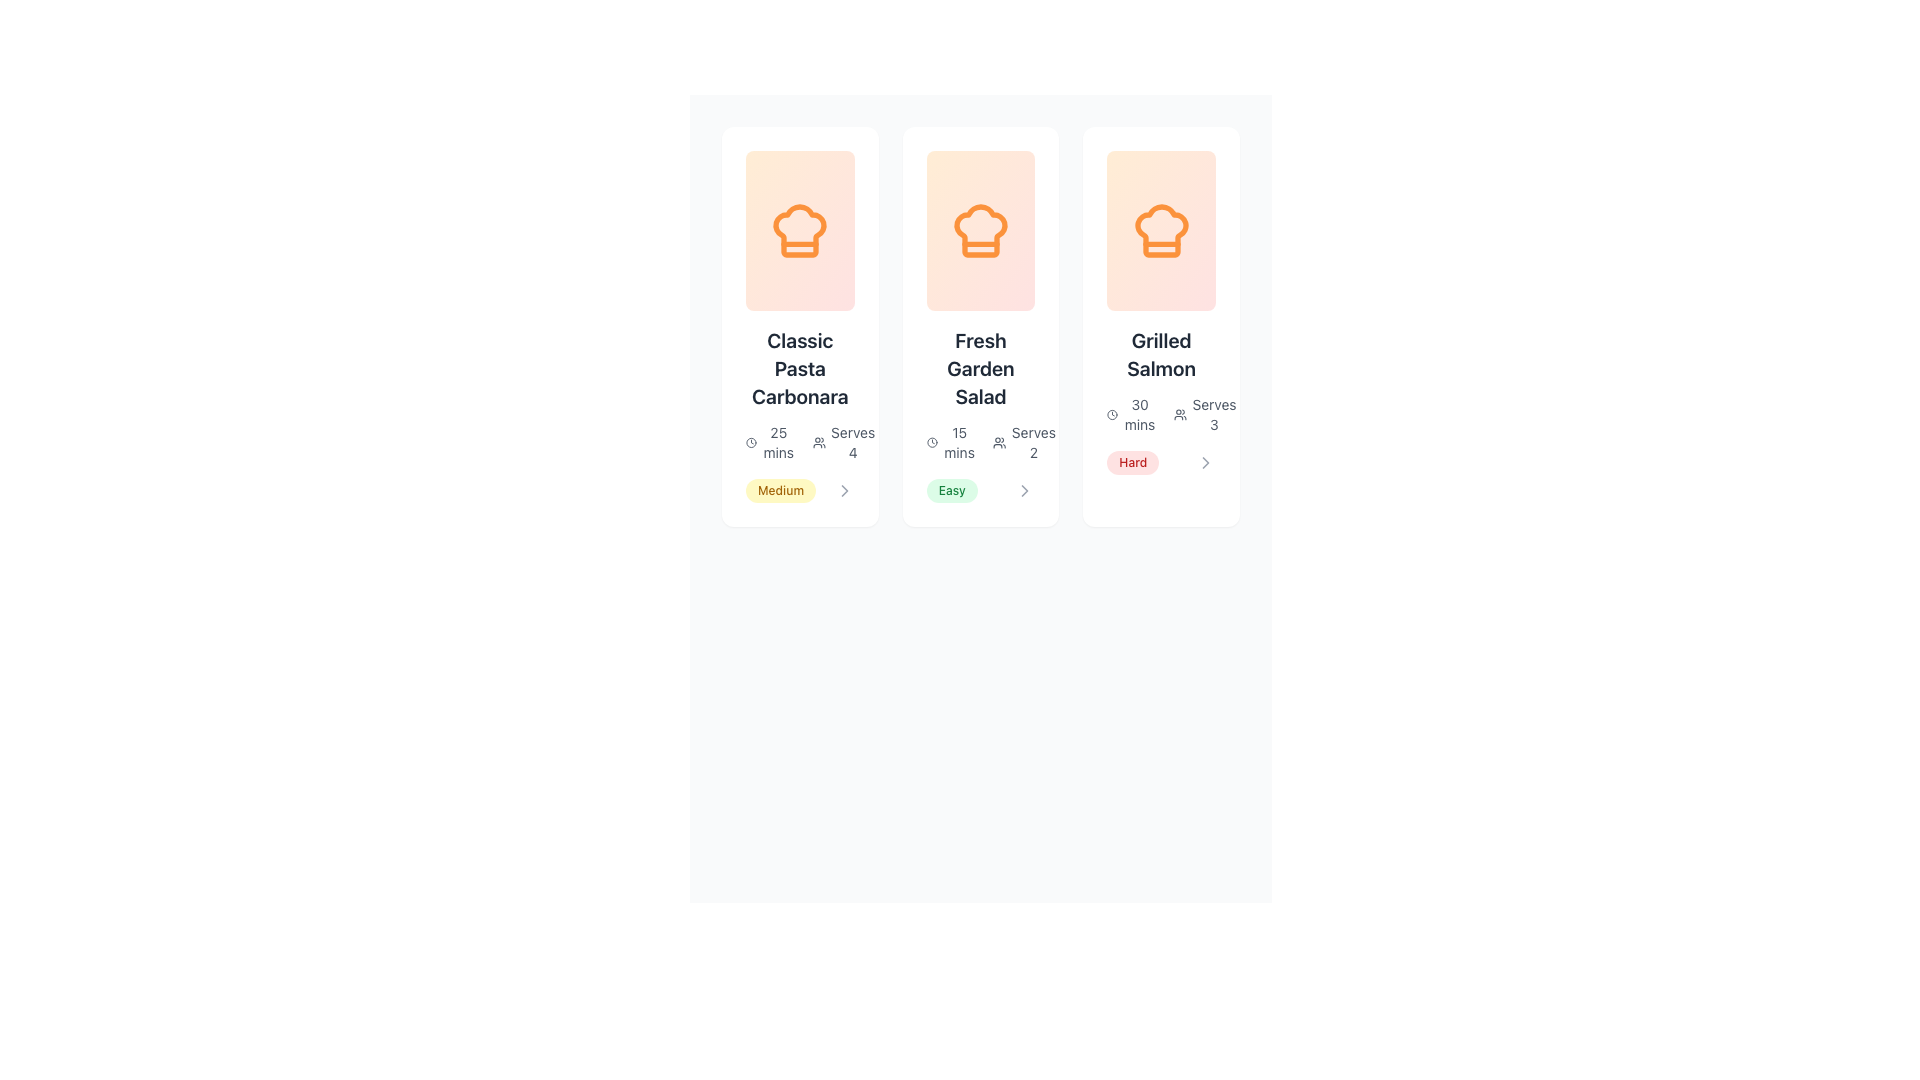 Image resolution: width=1920 pixels, height=1080 pixels. I want to click on text label displaying 'Serves 2', which is styled simply and positioned below the icon of two silhouetted figures within the 'Fresh Garden Salad' card, so click(1033, 442).